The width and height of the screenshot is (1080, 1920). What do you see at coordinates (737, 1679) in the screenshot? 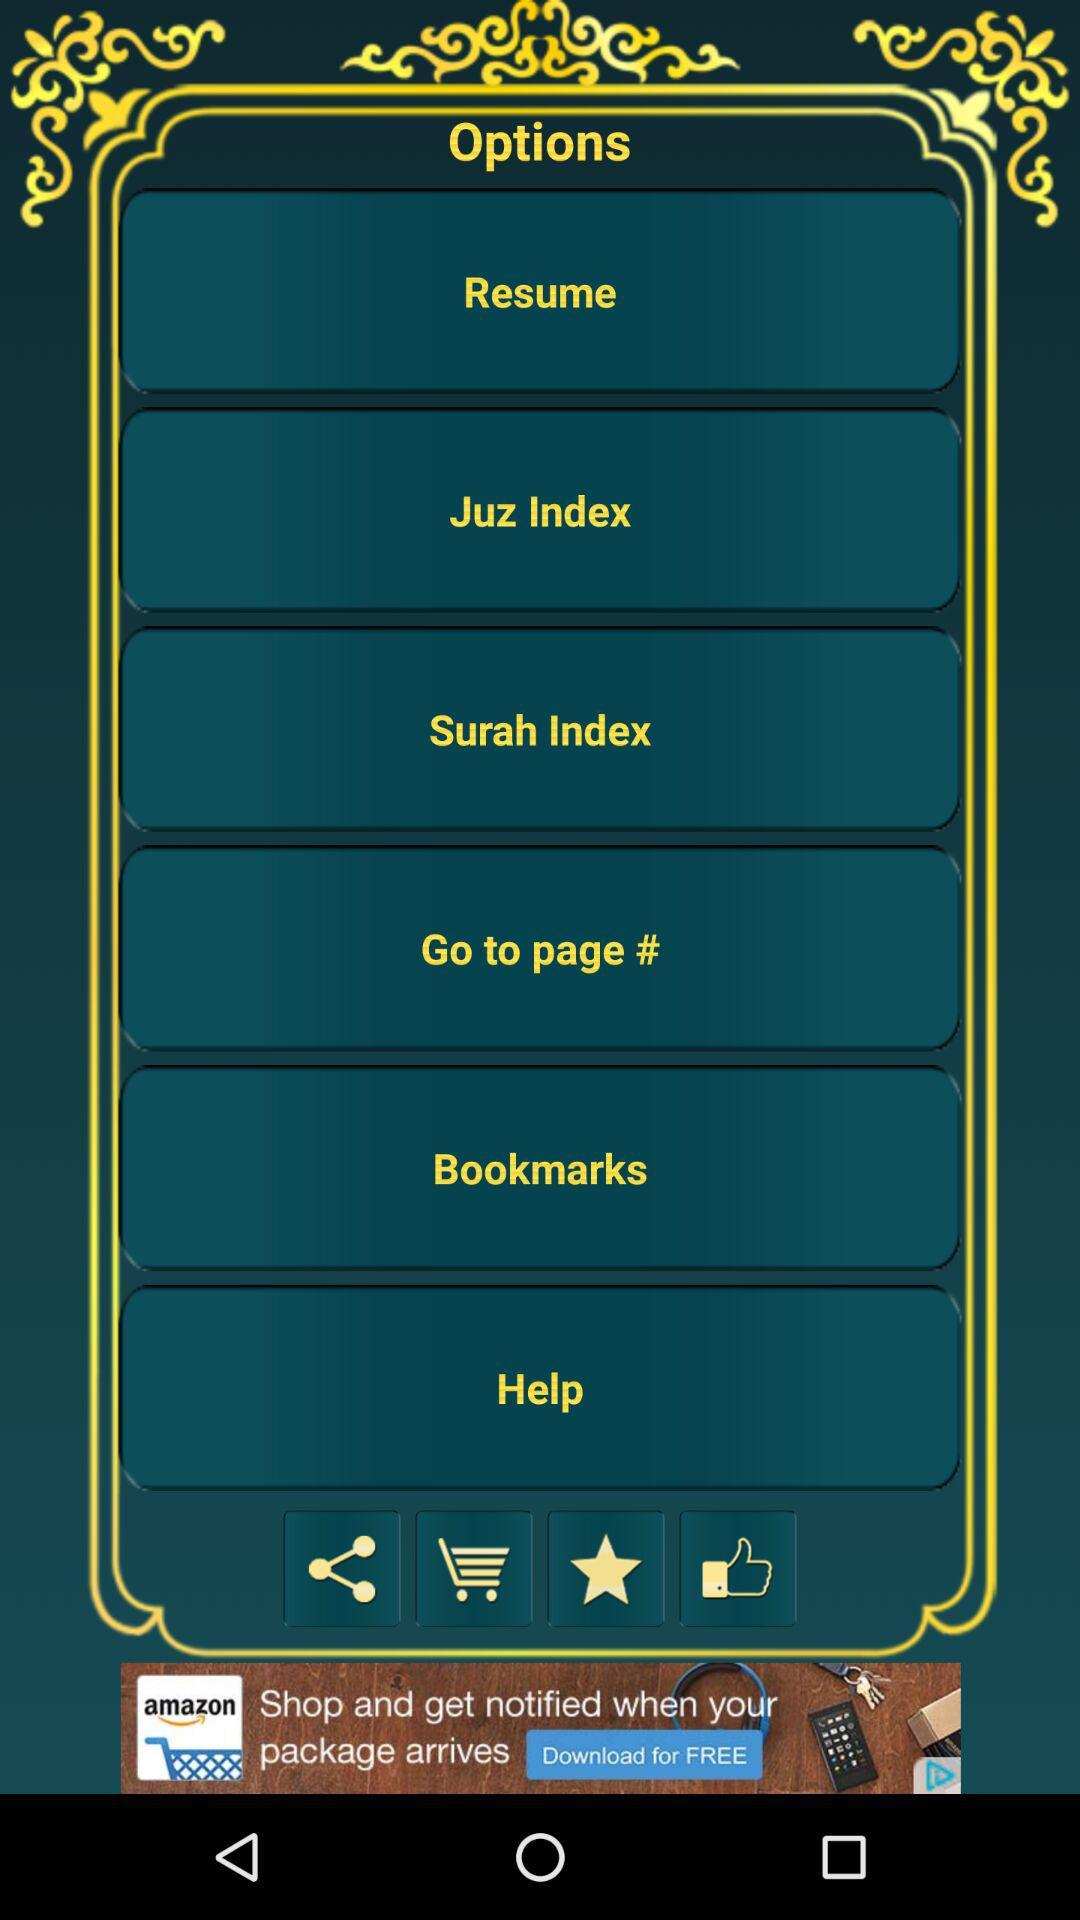
I see `the thumbs_up icon` at bounding box center [737, 1679].